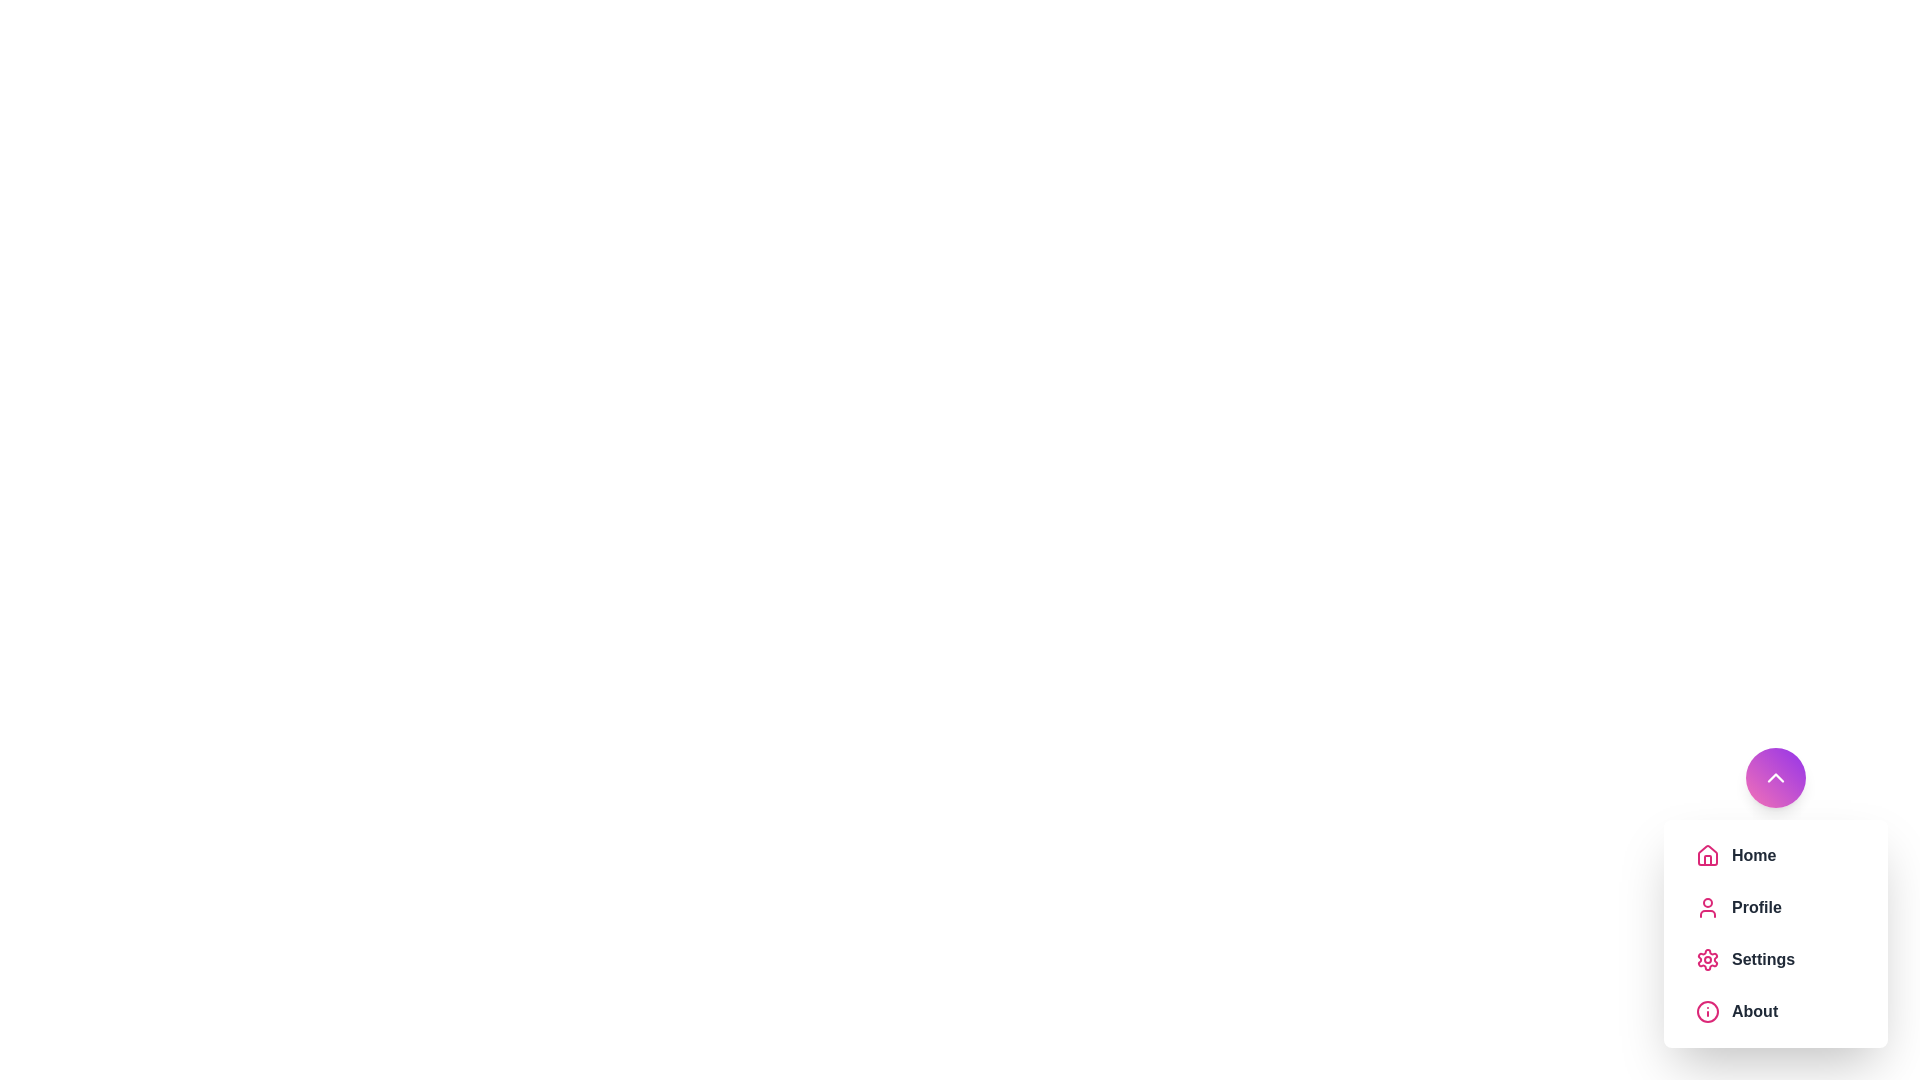  Describe the element at coordinates (1776, 777) in the screenshot. I see `main button to toggle the menu visibility` at that location.